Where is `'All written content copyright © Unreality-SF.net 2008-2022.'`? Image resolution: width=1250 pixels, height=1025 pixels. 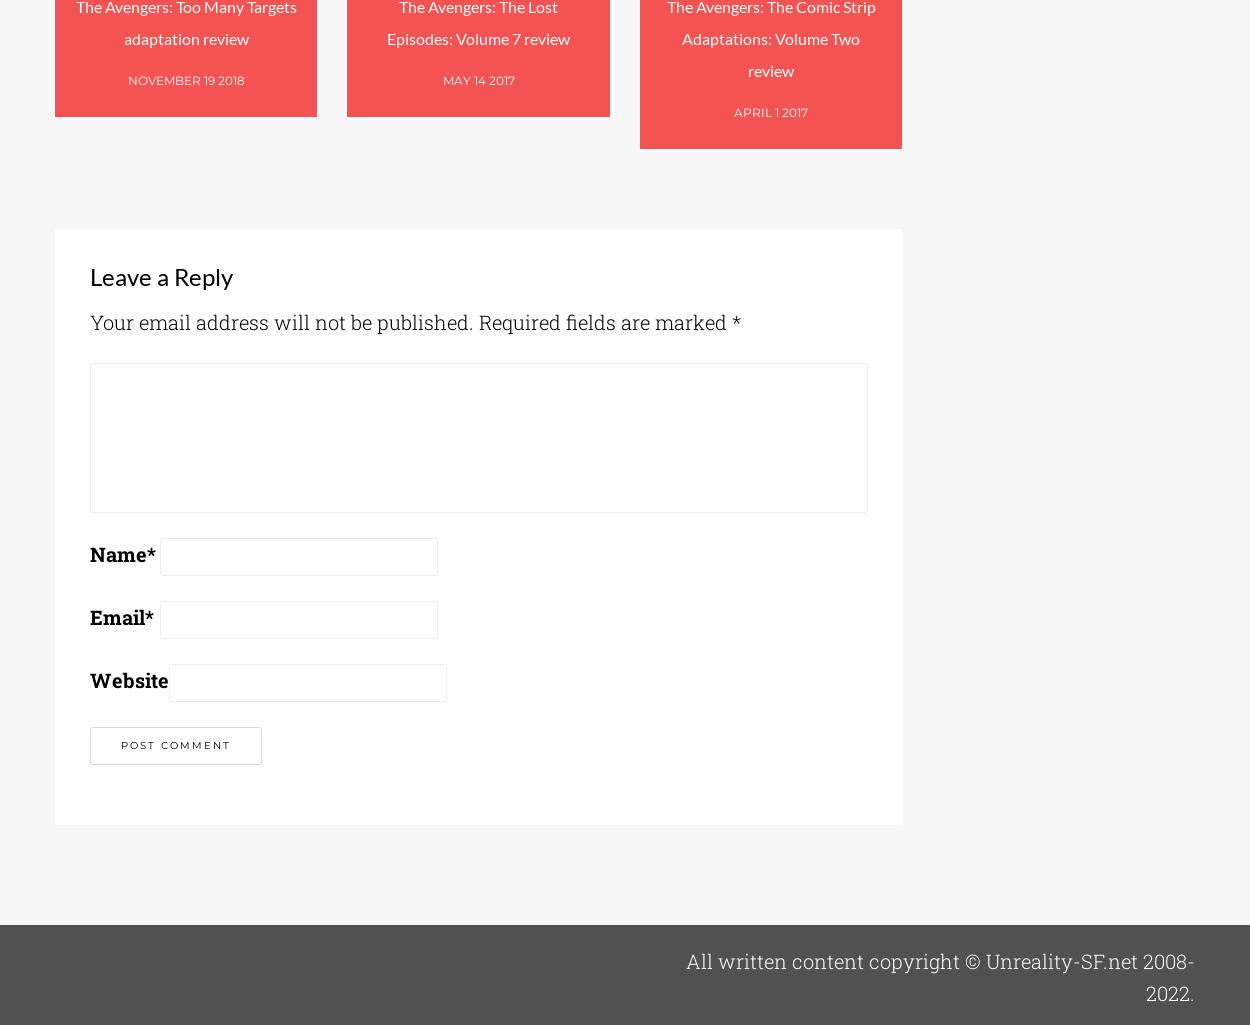
'All written content copyright © Unreality-SF.net 2008-2022.' is located at coordinates (939, 976).